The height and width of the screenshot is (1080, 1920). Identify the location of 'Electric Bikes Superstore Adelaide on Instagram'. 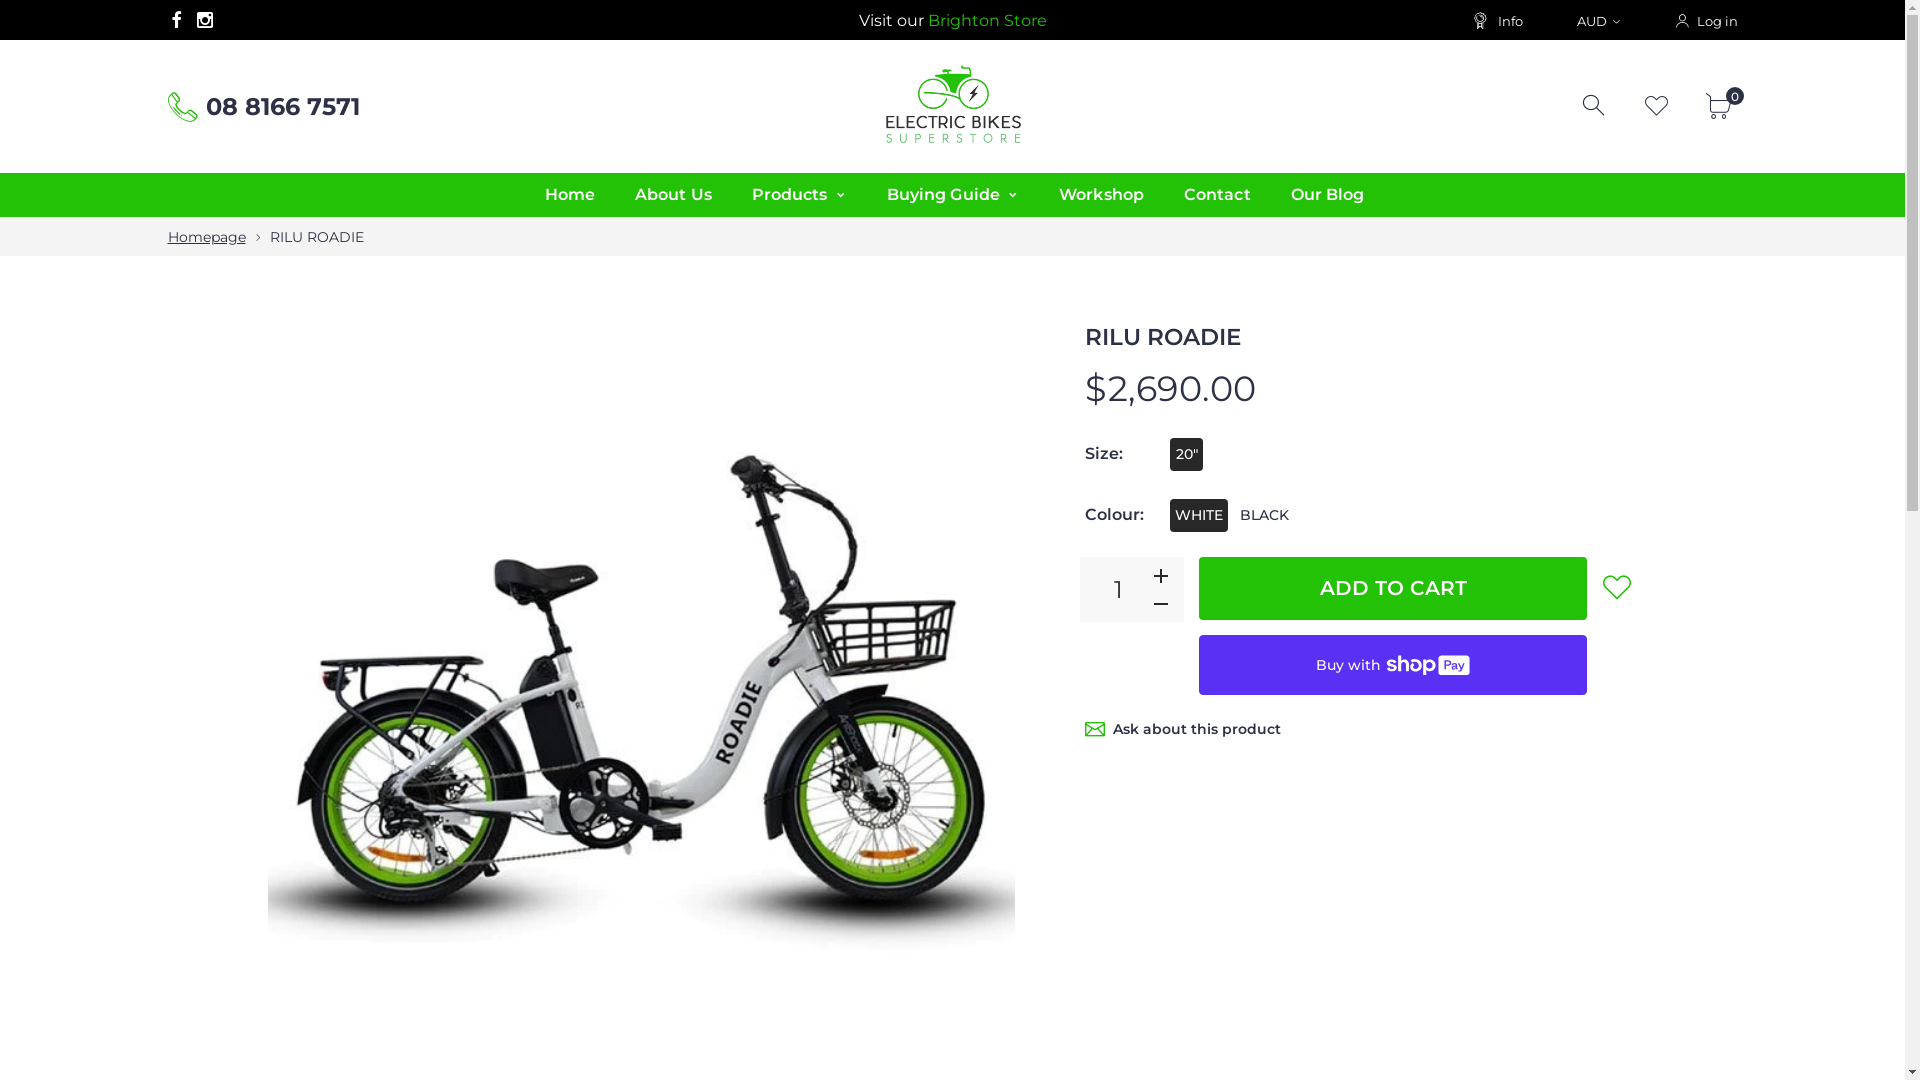
(190, 19).